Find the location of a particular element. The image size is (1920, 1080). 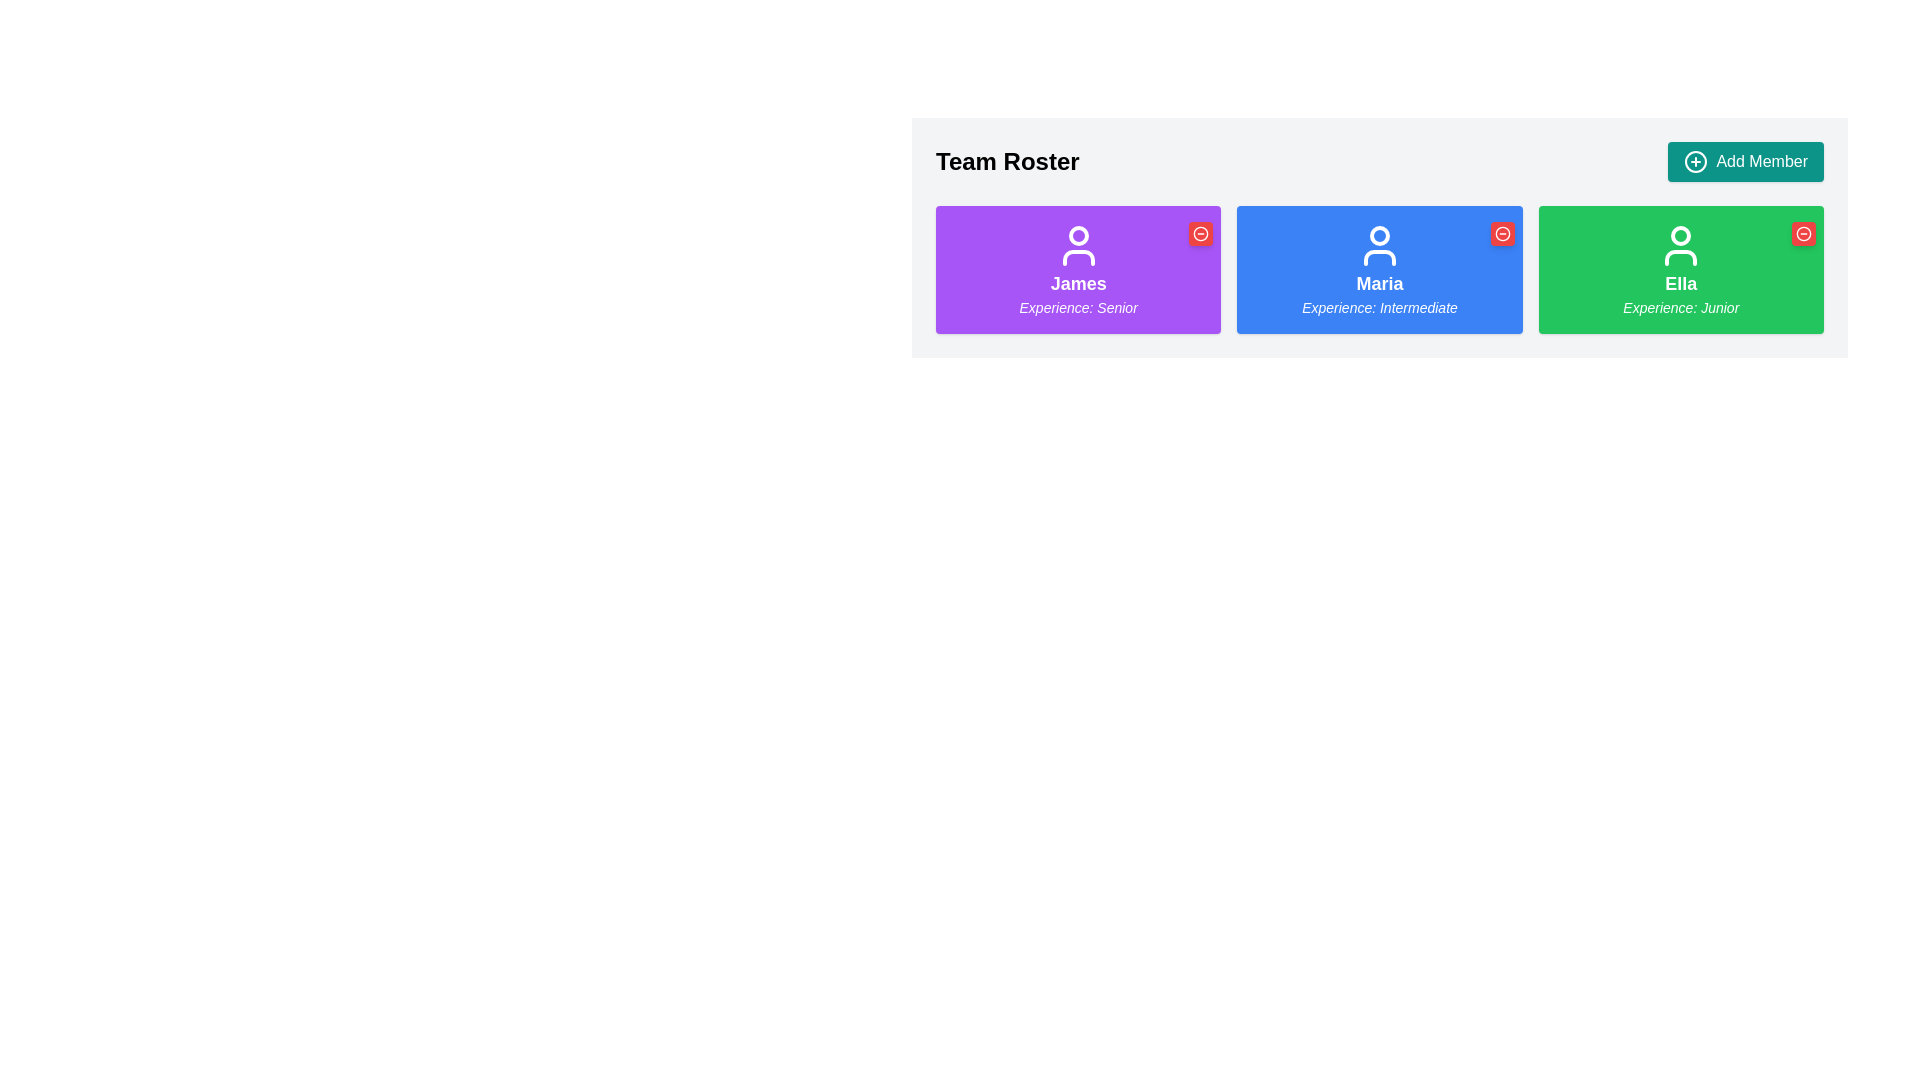

the Information card displaying the text 'Ella' in bold with a green background and subtitle 'Experience: Junior' in italic is located at coordinates (1680, 270).